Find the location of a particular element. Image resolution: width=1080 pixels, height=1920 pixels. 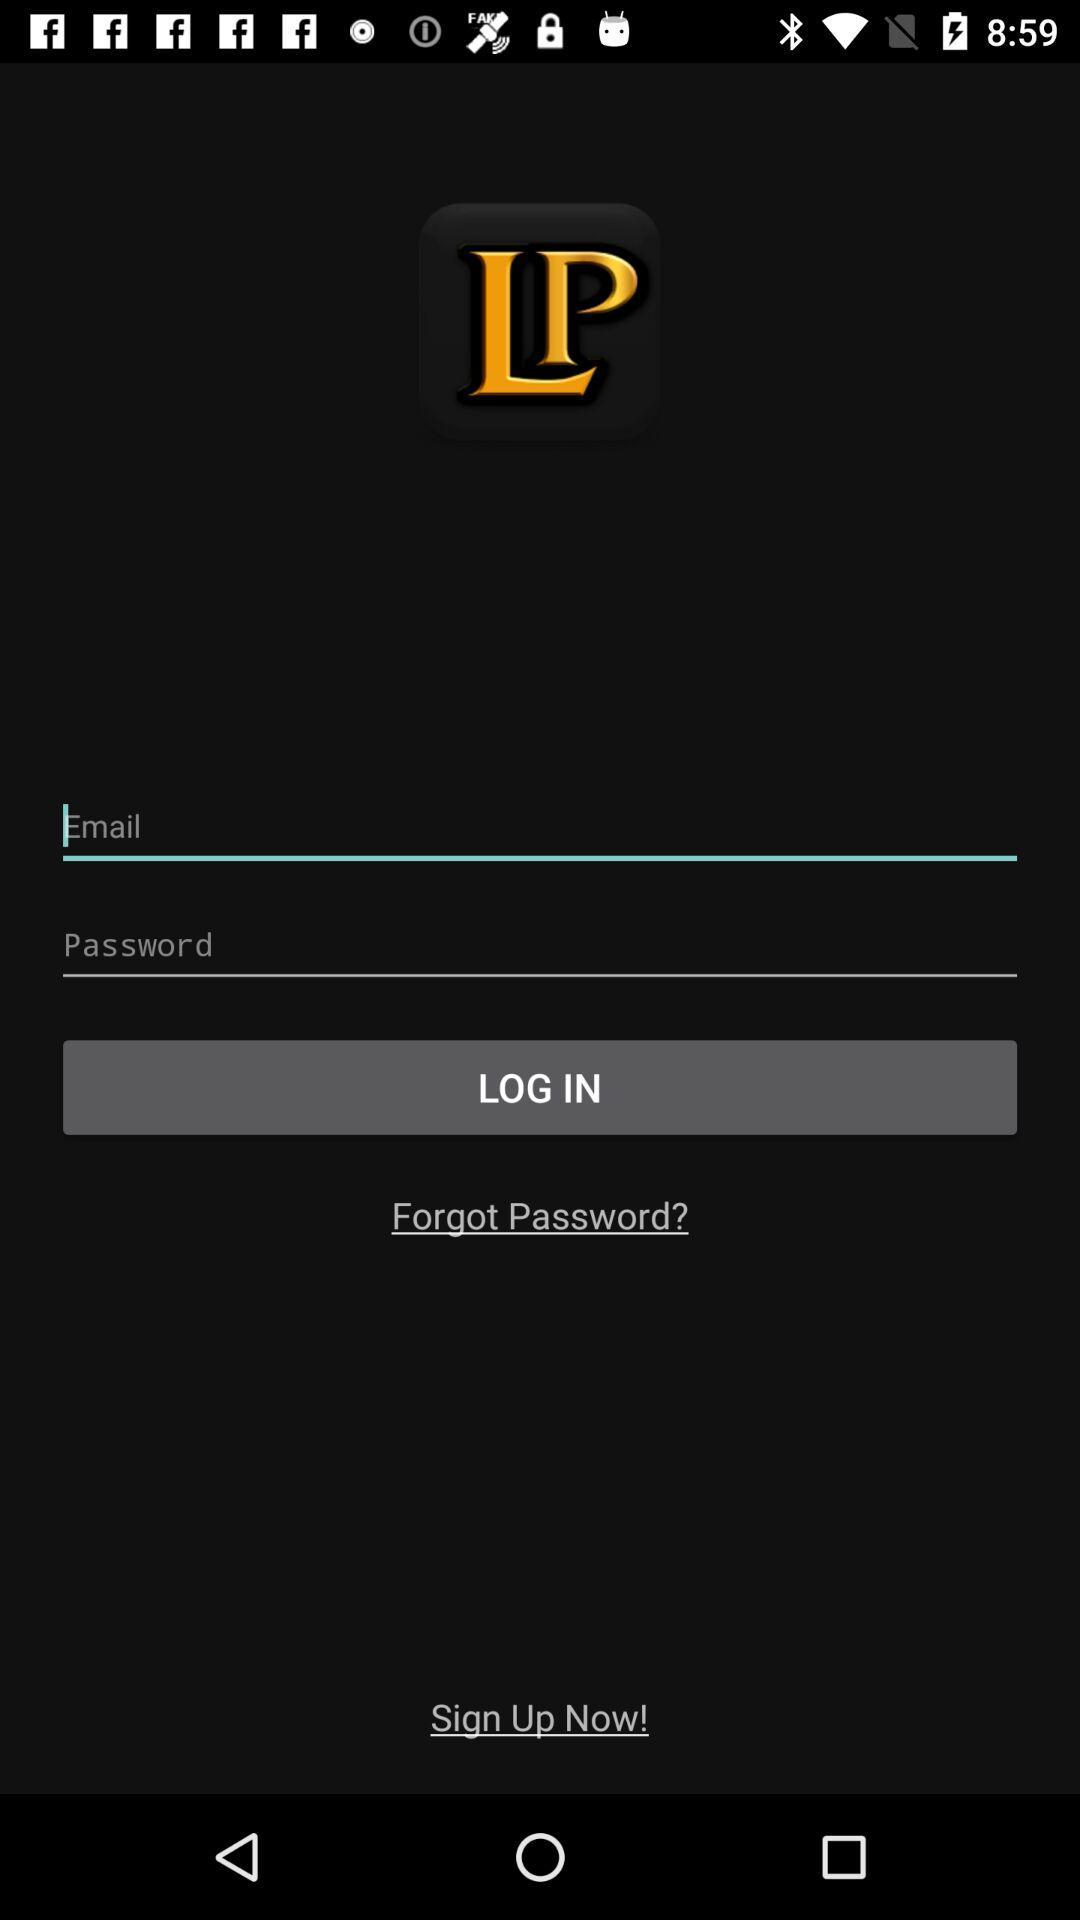

the log in button is located at coordinates (540, 1086).